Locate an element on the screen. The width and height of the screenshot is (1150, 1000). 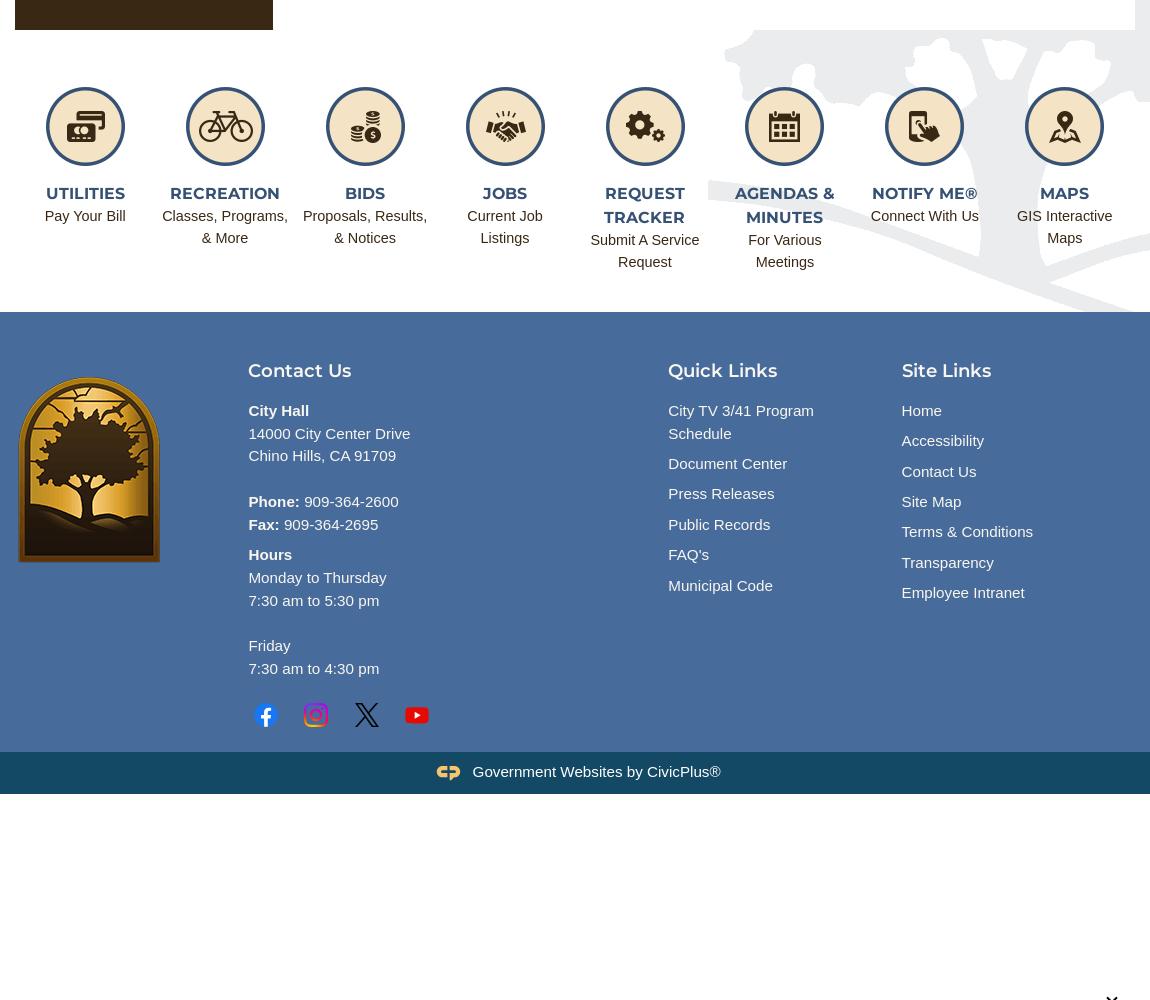
'City TV 3/41 Program Schedule' is located at coordinates (739, 421).